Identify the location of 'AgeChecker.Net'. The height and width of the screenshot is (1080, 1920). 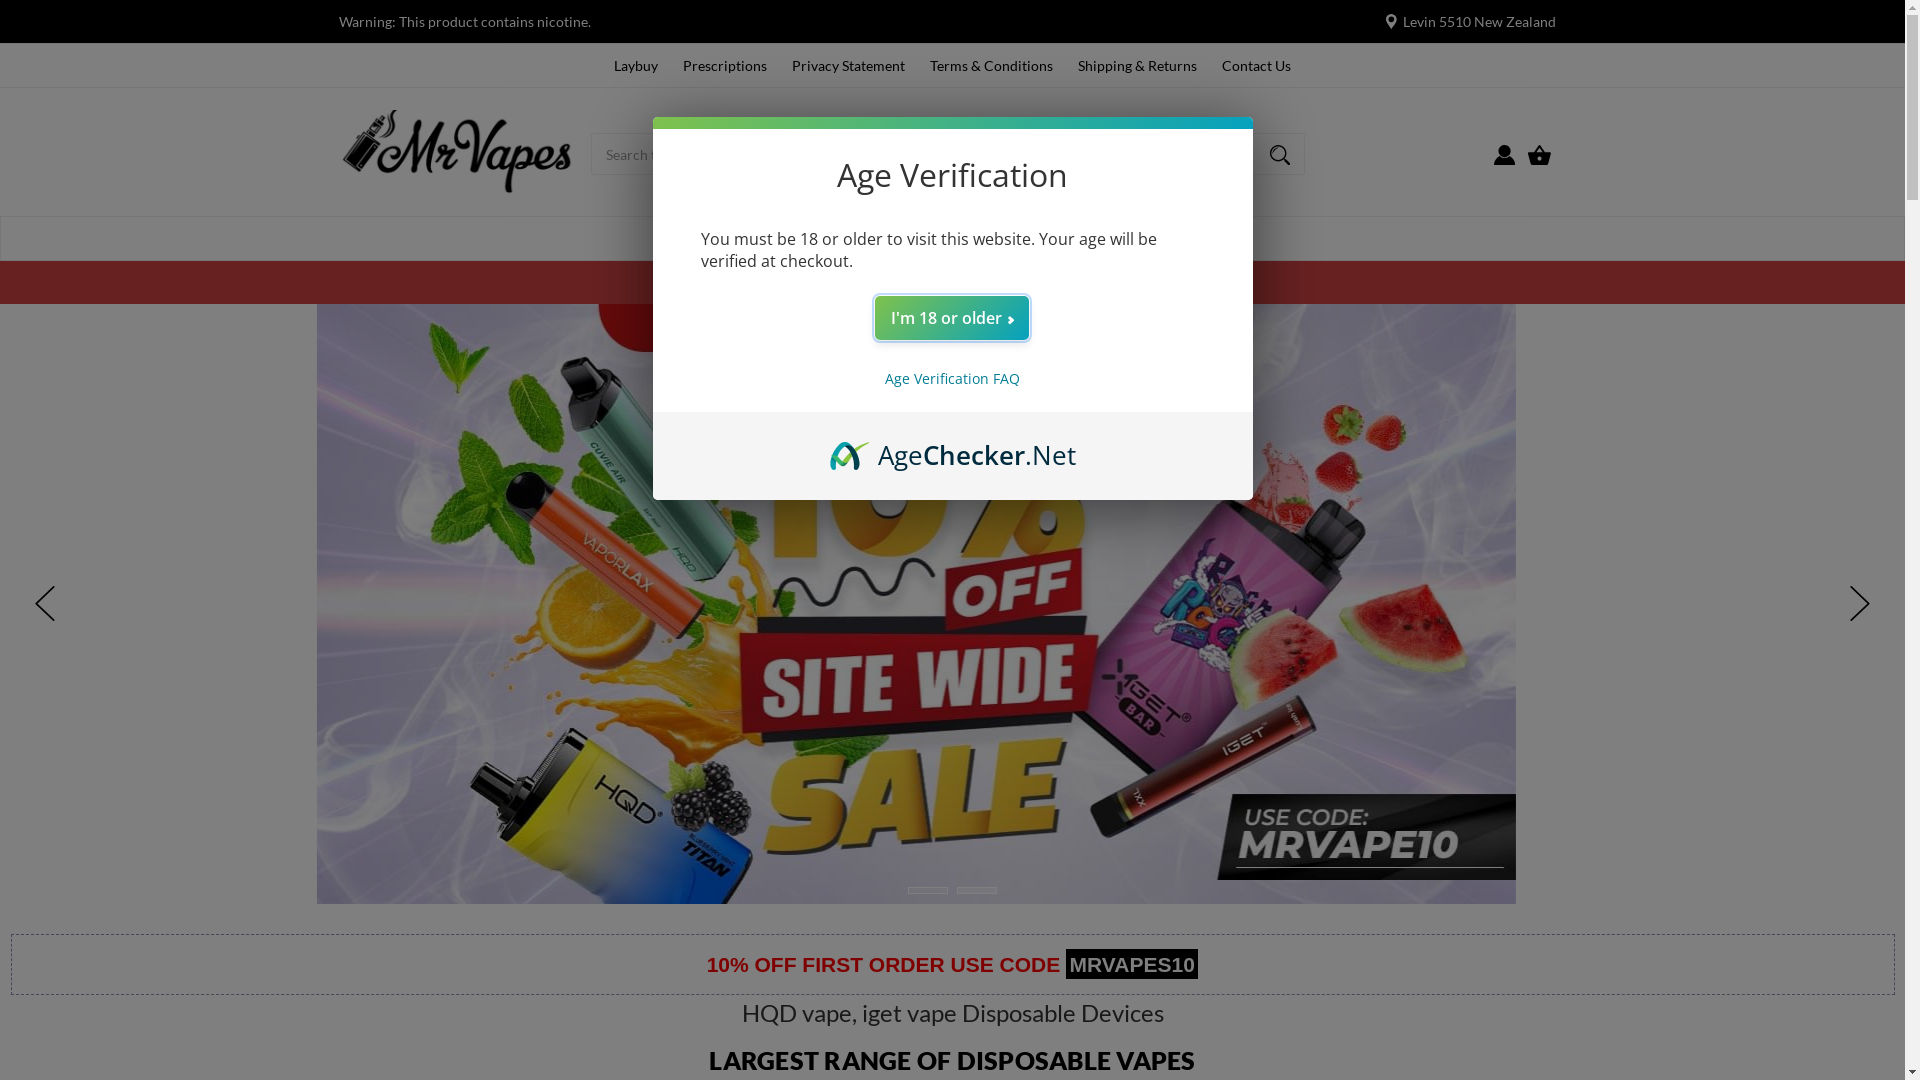
(952, 446).